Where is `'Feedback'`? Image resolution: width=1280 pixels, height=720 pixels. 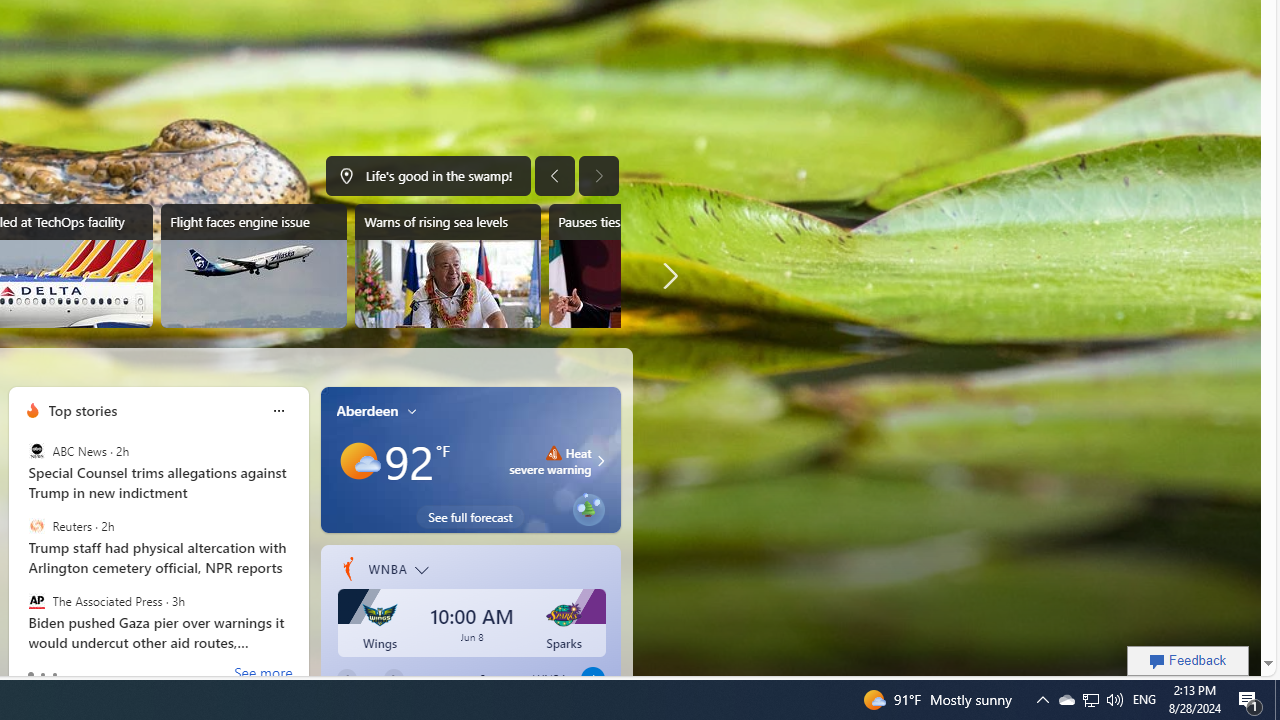
'Feedback' is located at coordinates (1187, 660).